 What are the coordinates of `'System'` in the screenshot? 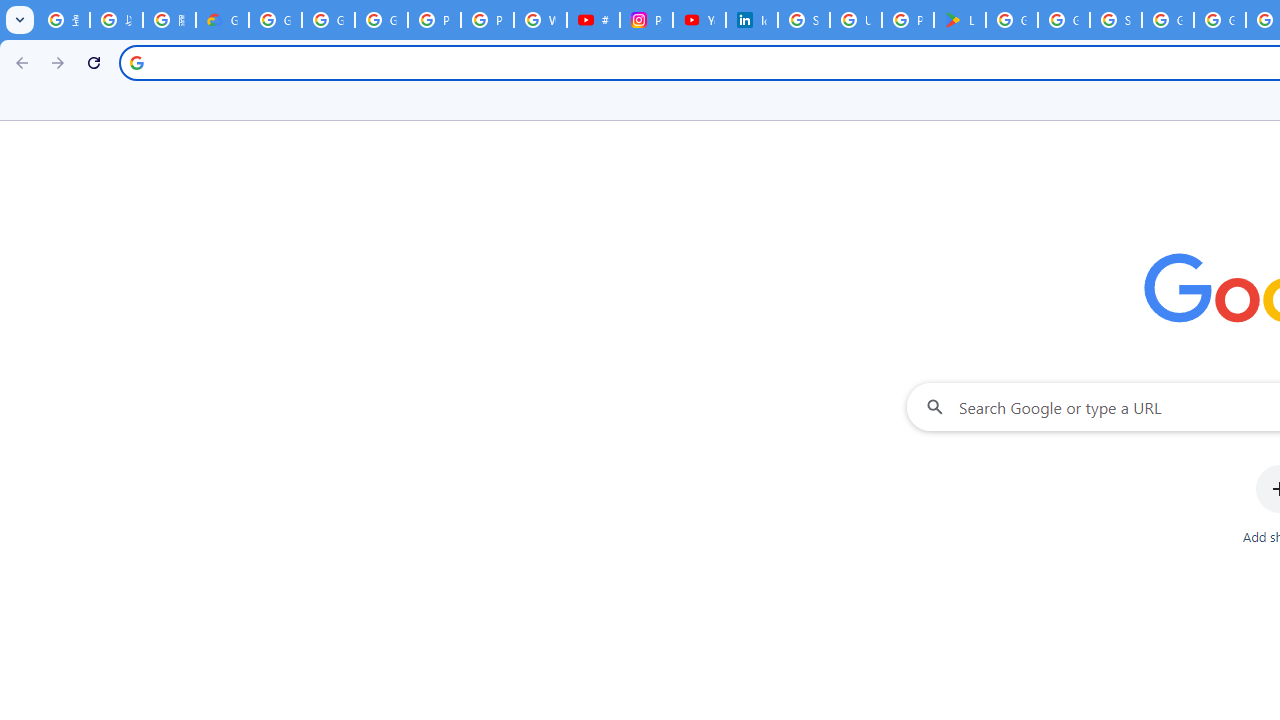 It's located at (10, 11).